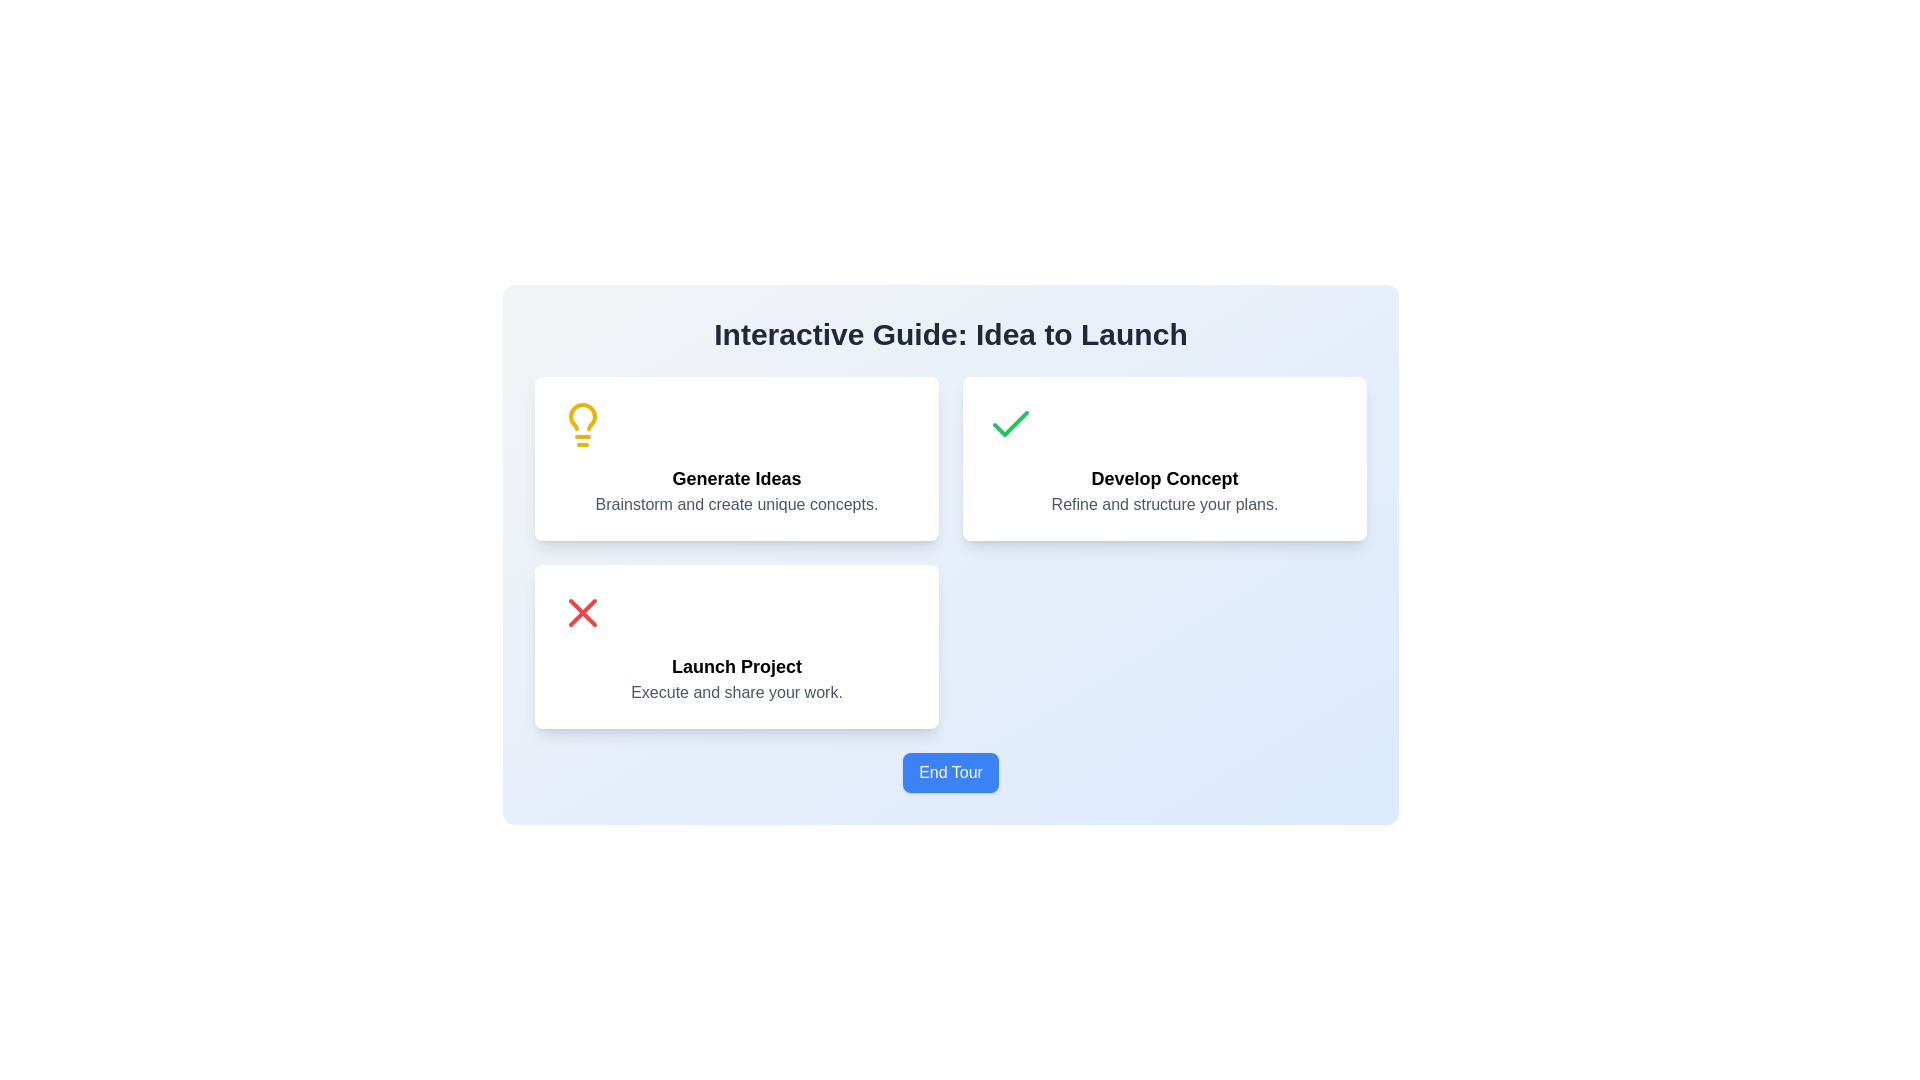 This screenshot has height=1080, width=1920. What do you see at coordinates (949, 771) in the screenshot?
I see `the blue 'End Tour' button to observe the hover effect, which features a background transition to a lighter blue shade` at bounding box center [949, 771].